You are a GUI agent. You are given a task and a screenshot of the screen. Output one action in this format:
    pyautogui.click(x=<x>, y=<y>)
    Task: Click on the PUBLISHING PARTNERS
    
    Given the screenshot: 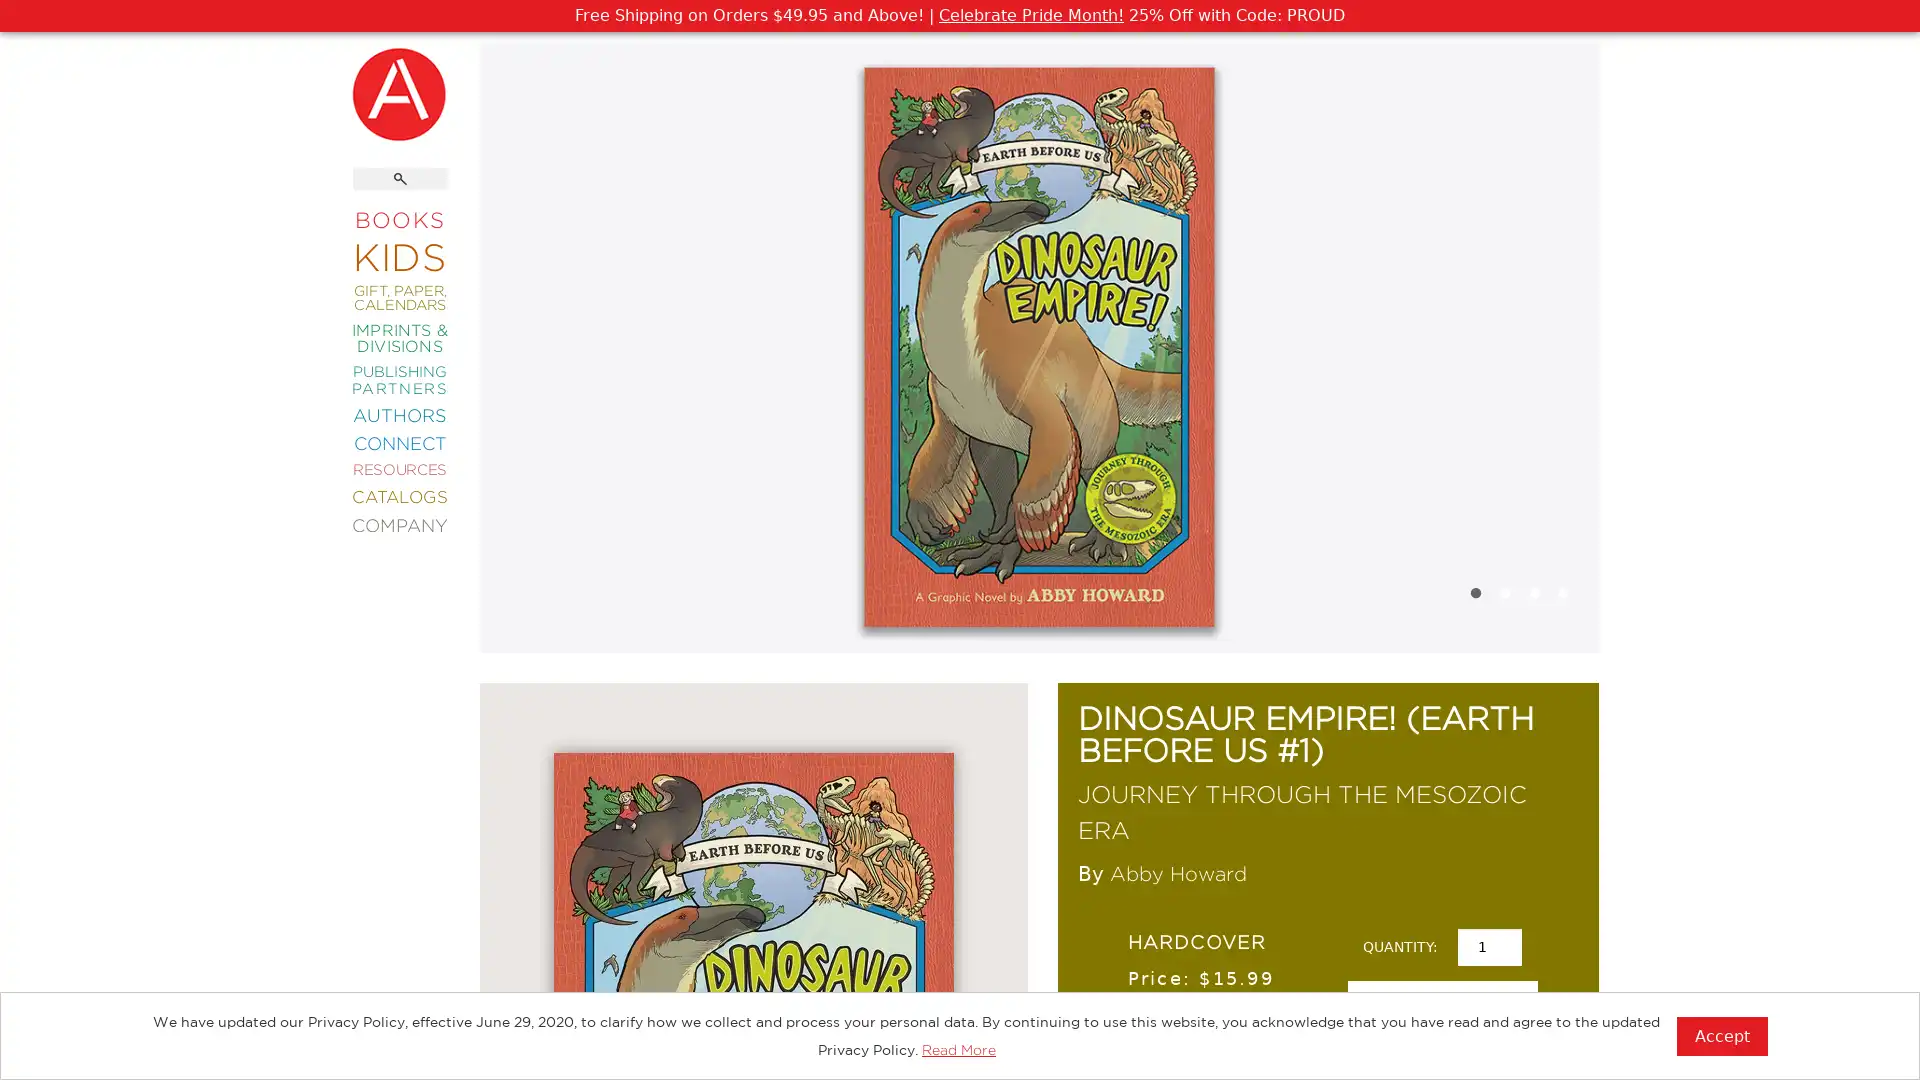 What is the action you would take?
    pyautogui.click(x=399, y=379)
    